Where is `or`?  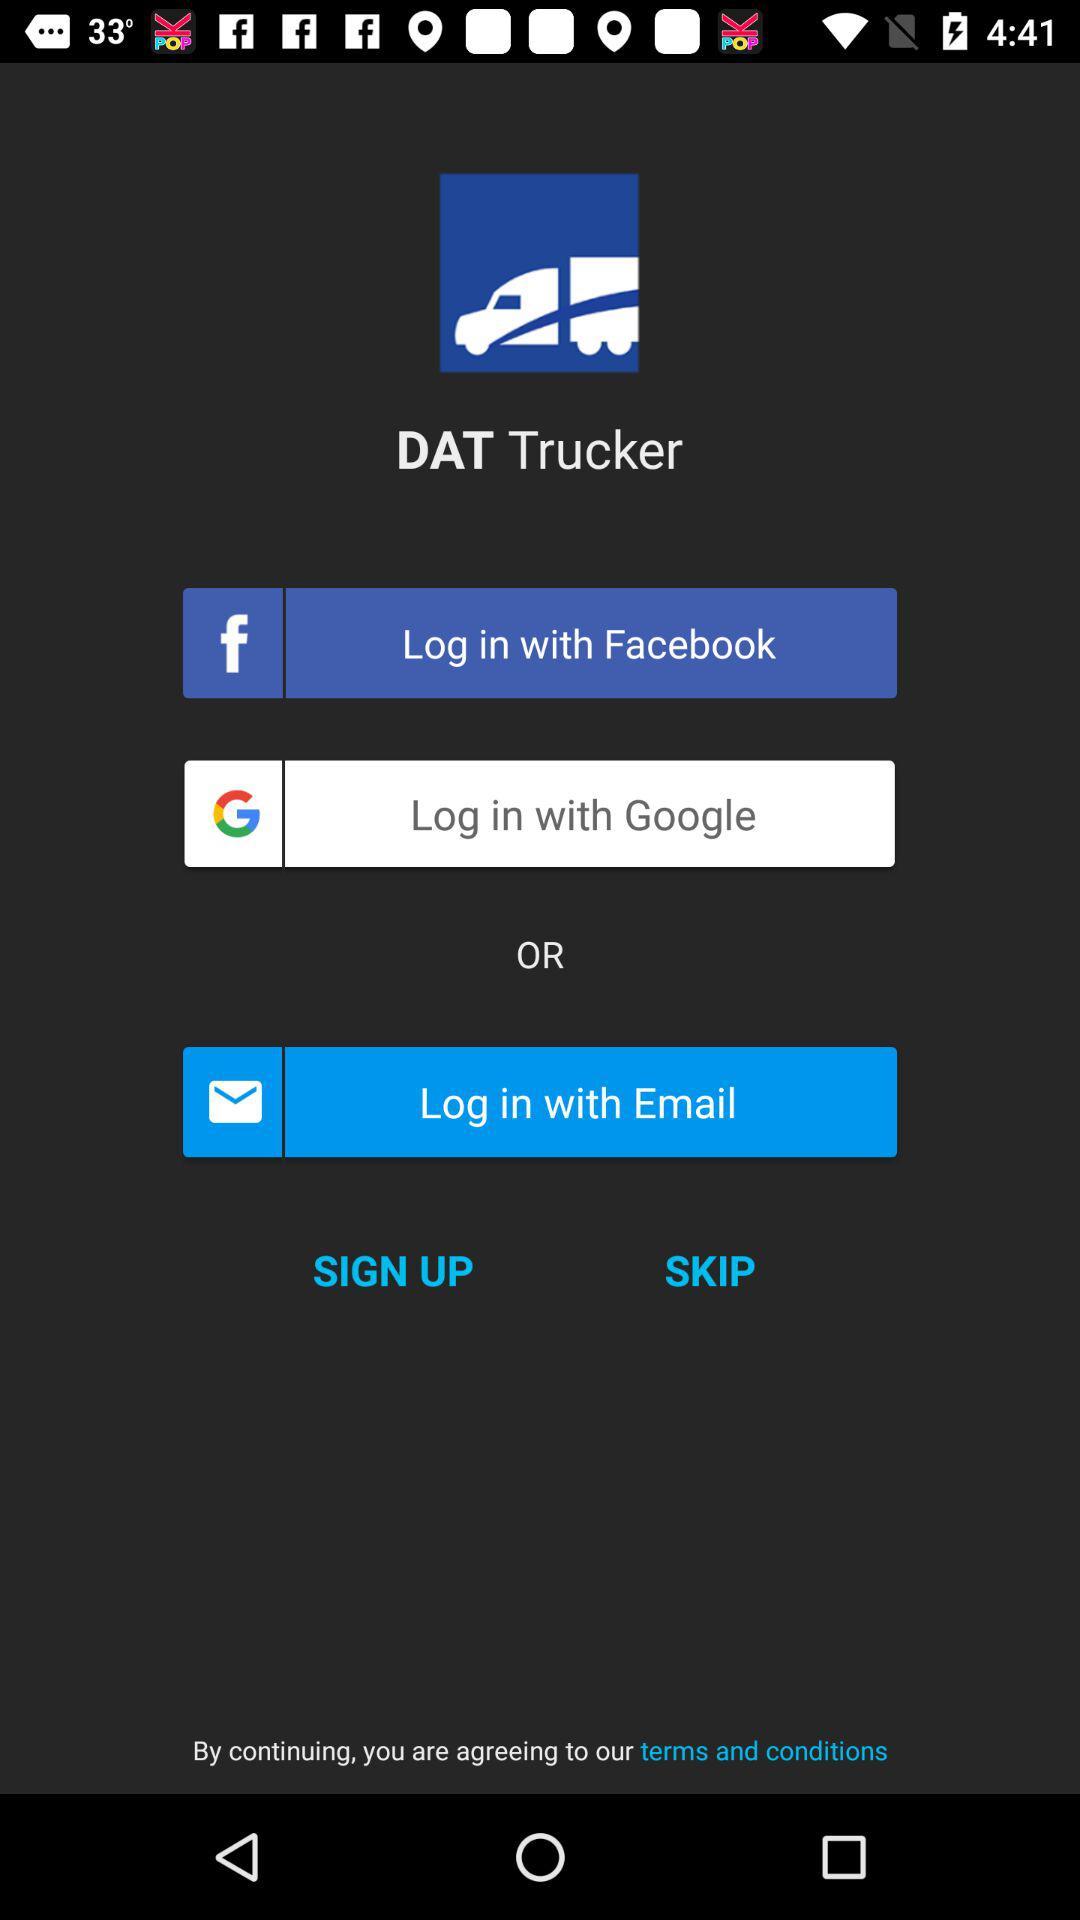
or is located at coordinates (540, 953).